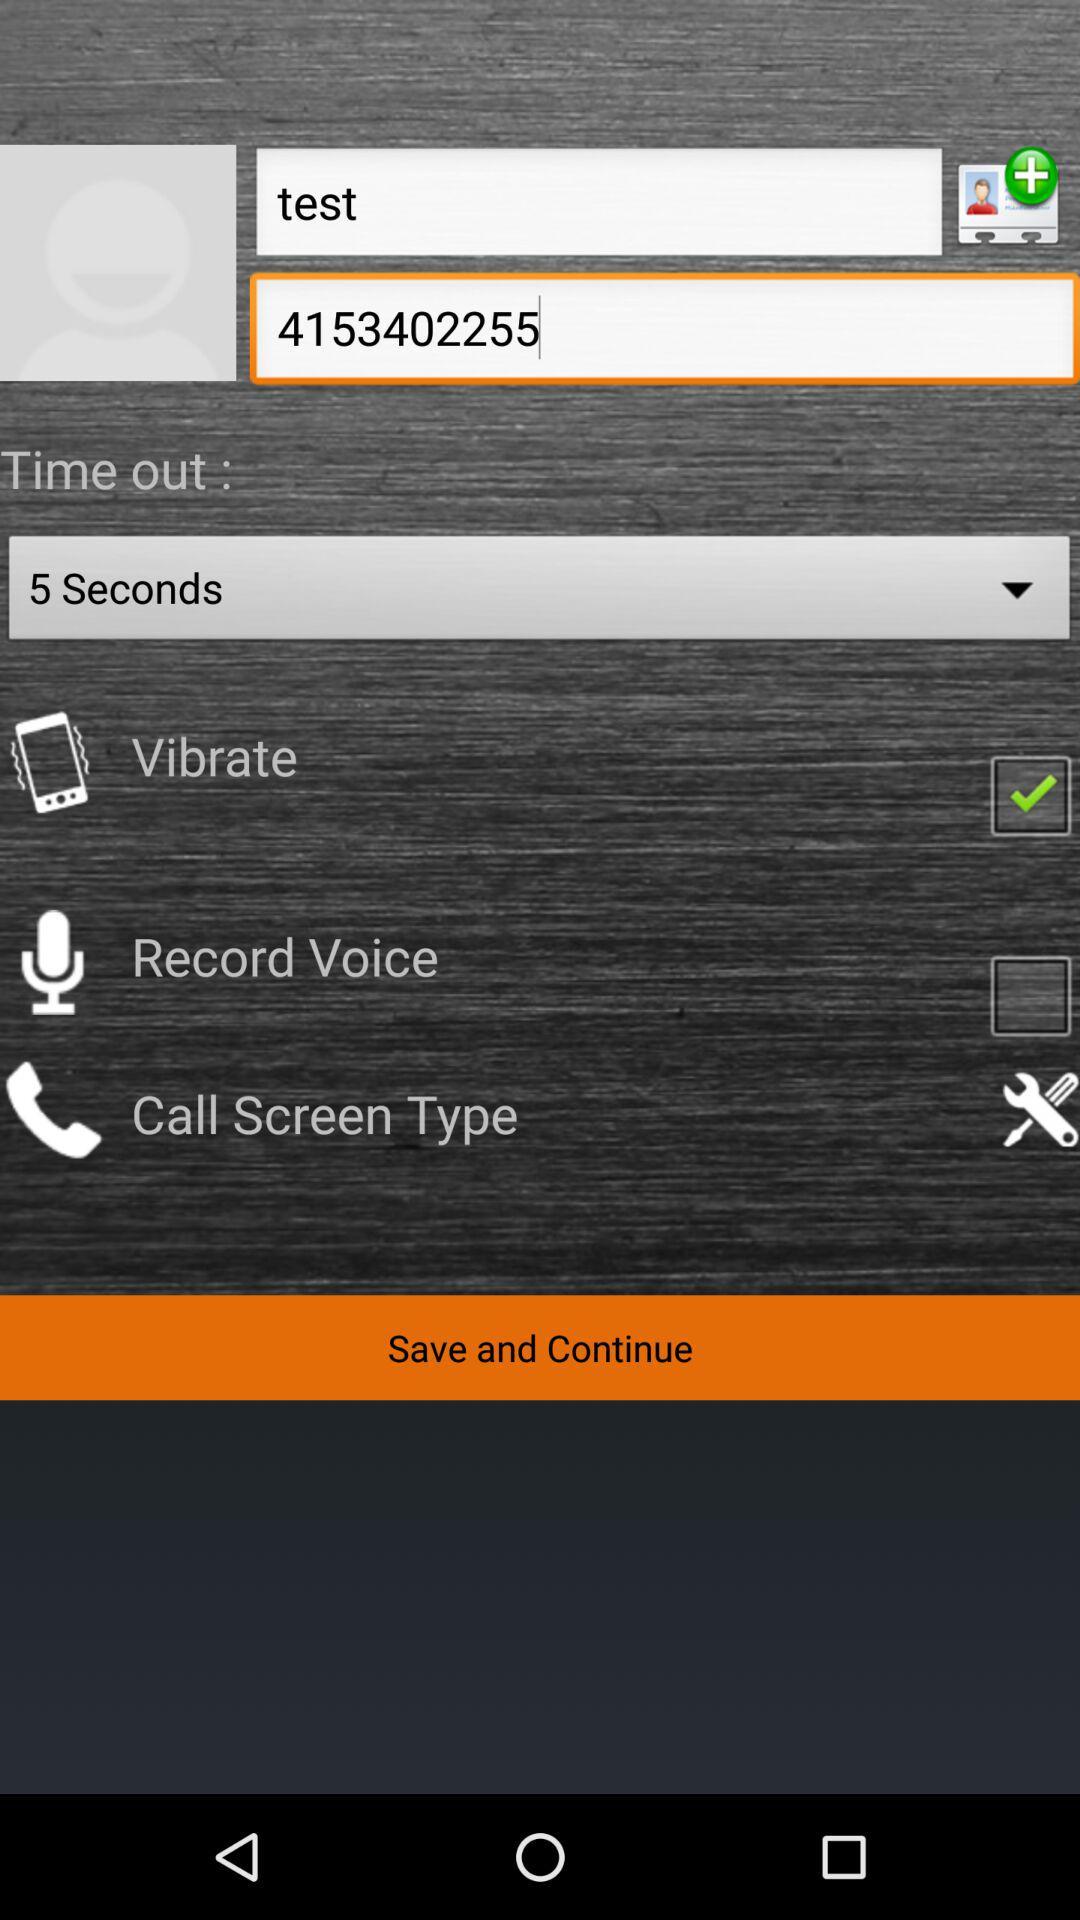 Image resolution: width=1080 pixels, height=1920 pixels. I want to click on choose vibrate, so click(1030, 793).